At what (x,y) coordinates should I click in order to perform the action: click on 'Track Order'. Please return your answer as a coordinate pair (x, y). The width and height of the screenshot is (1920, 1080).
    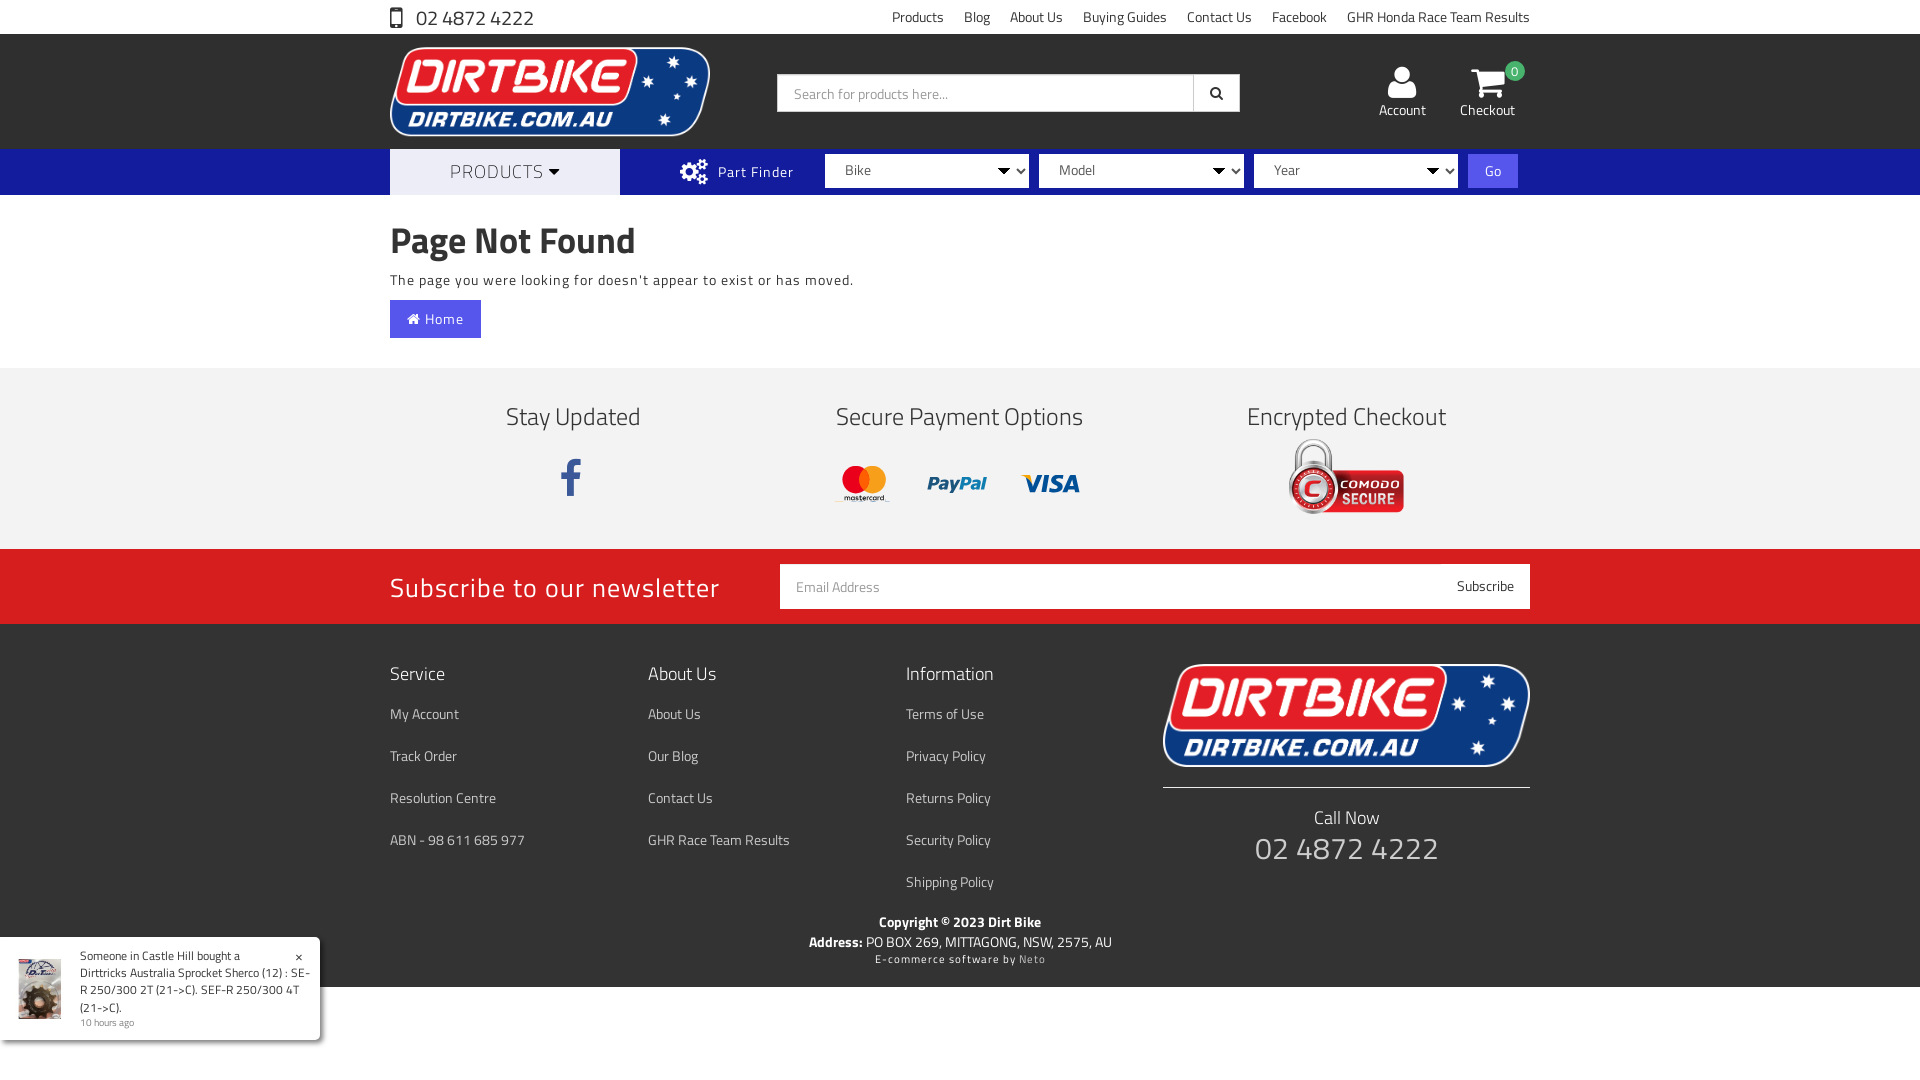
    Looking at the image, I should click on (501, 756).